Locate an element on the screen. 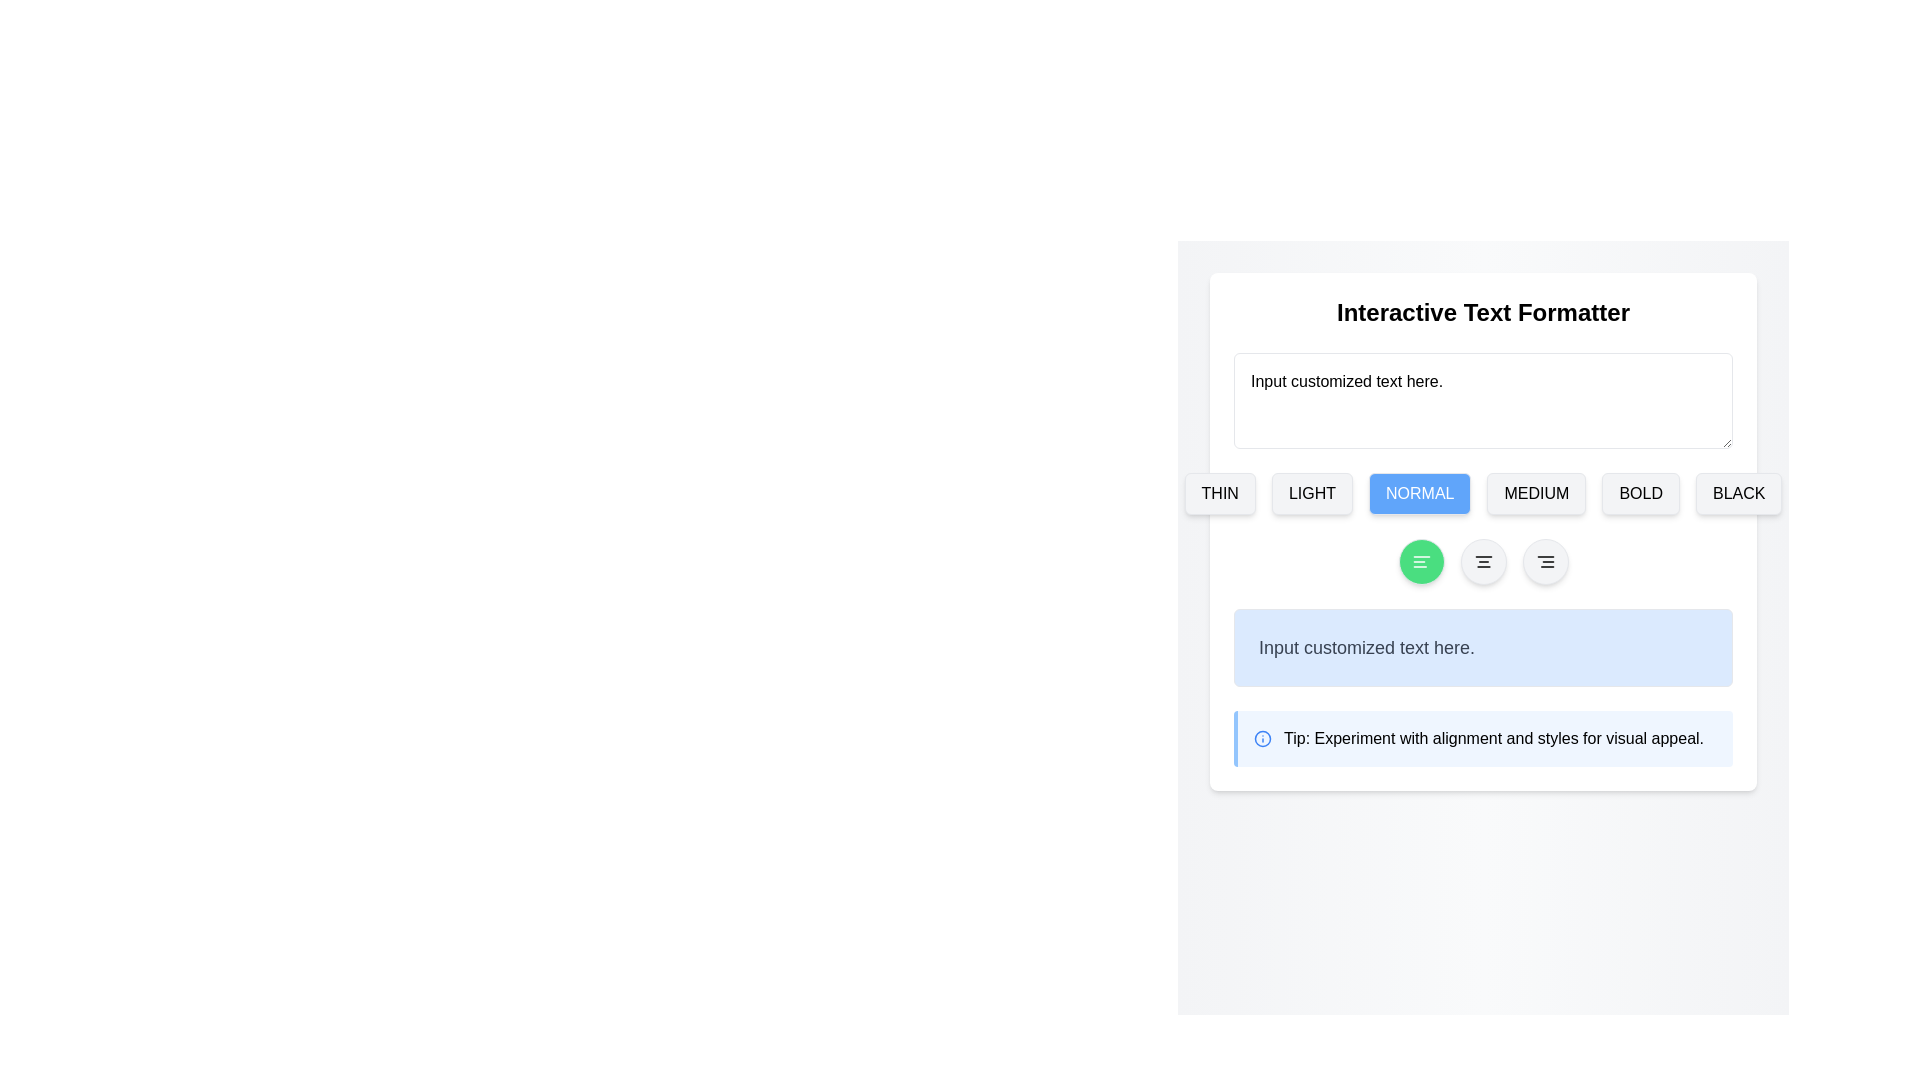 This screenshot has width=1920, height=1080. the leftmost circular button with a green background and left alignment icon to apply left text alignment is located at coordinates (1420, 562).